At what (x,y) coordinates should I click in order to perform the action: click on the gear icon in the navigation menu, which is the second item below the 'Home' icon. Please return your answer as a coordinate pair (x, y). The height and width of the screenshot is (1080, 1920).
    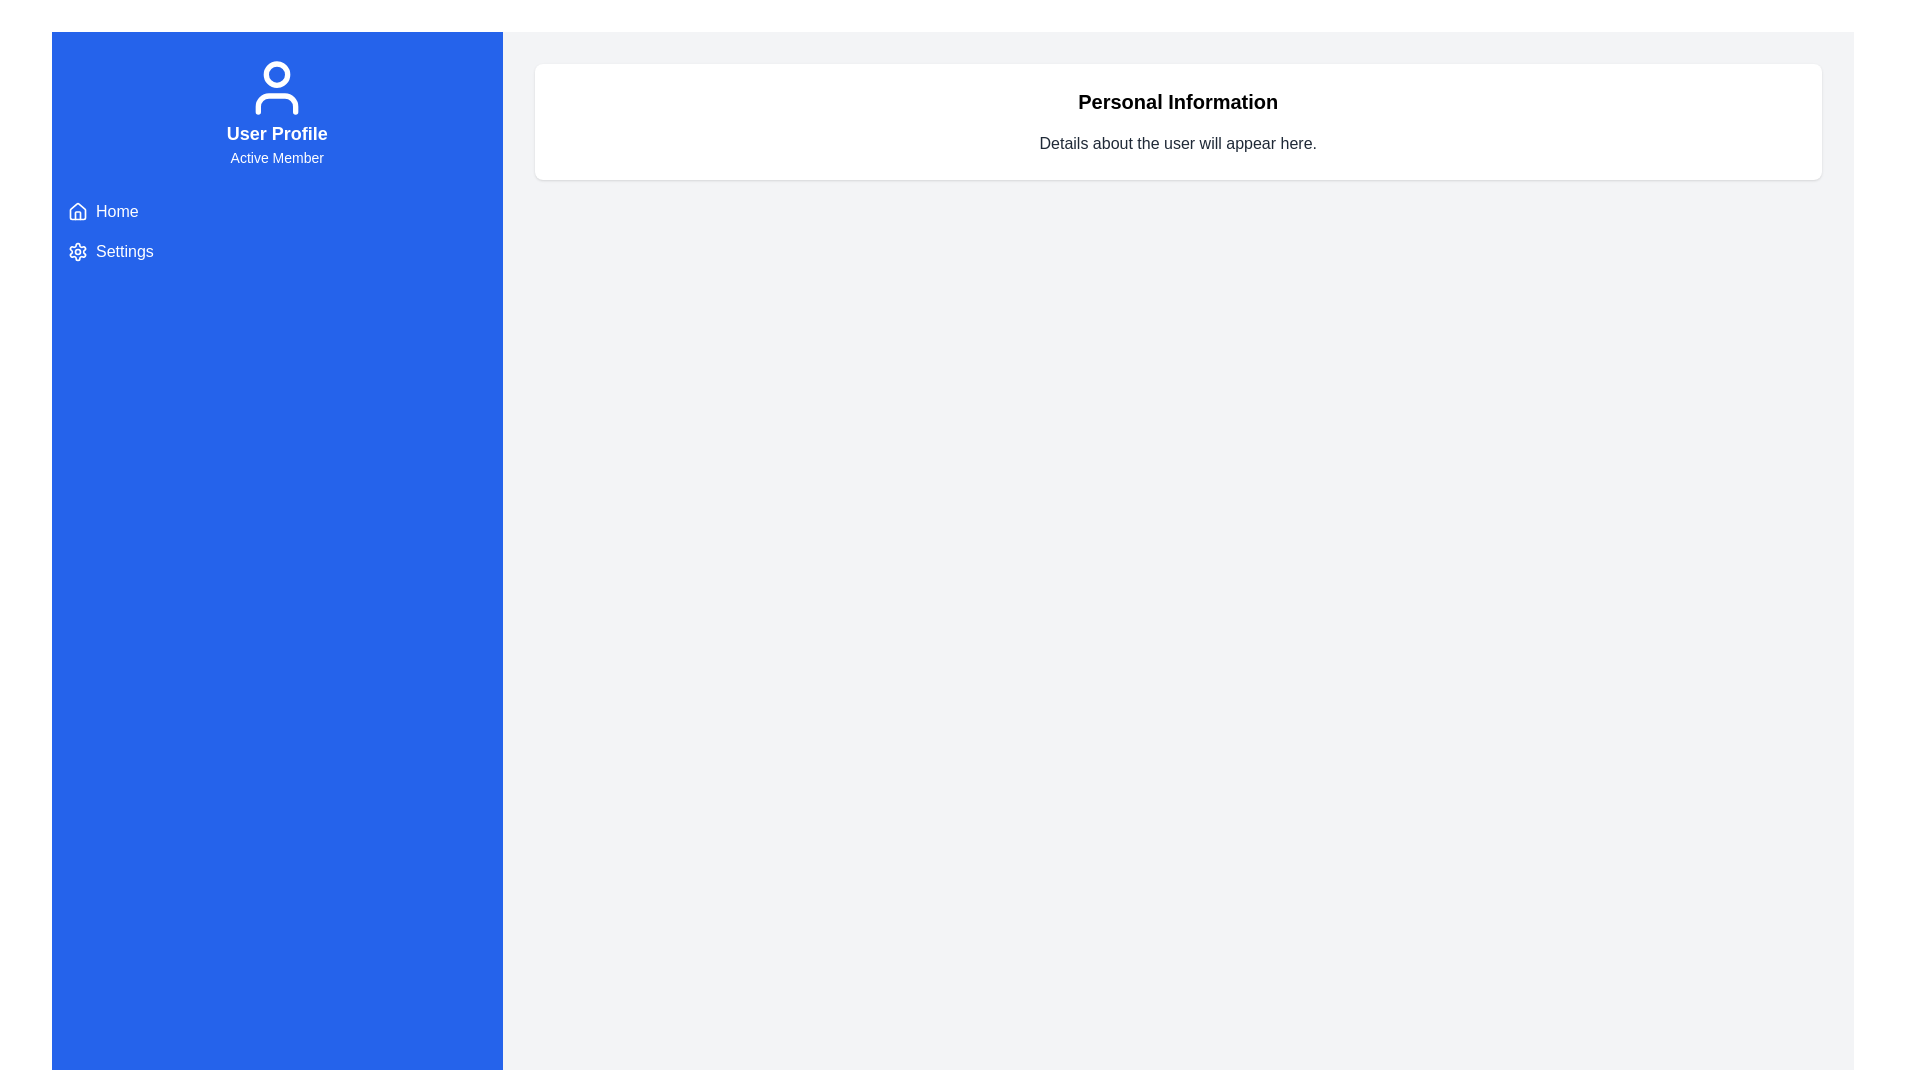
    Looking at the image, I should click on (77, 250).